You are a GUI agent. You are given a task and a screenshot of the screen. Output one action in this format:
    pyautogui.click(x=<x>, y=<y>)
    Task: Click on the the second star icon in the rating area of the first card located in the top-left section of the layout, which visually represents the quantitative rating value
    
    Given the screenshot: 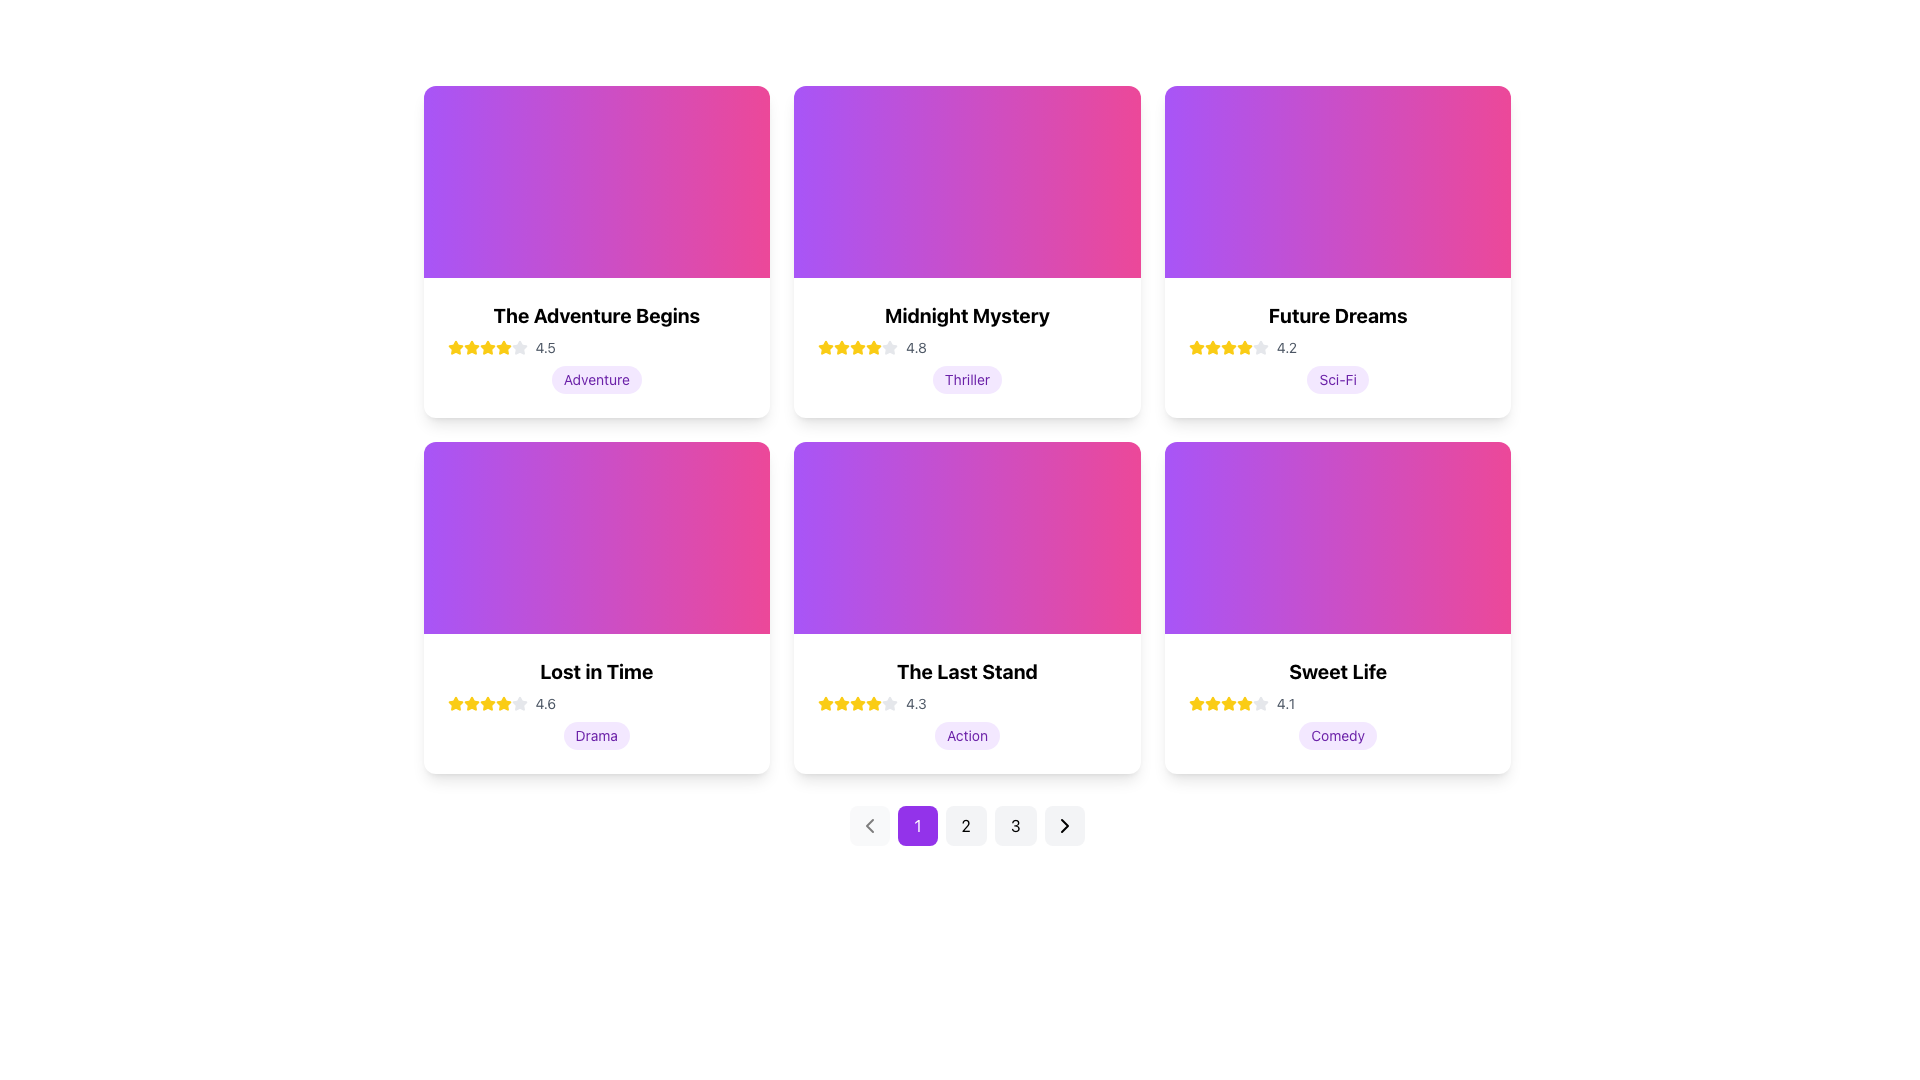 What is the action you would take?
    pyautogui.click(x=487, y=346)
    